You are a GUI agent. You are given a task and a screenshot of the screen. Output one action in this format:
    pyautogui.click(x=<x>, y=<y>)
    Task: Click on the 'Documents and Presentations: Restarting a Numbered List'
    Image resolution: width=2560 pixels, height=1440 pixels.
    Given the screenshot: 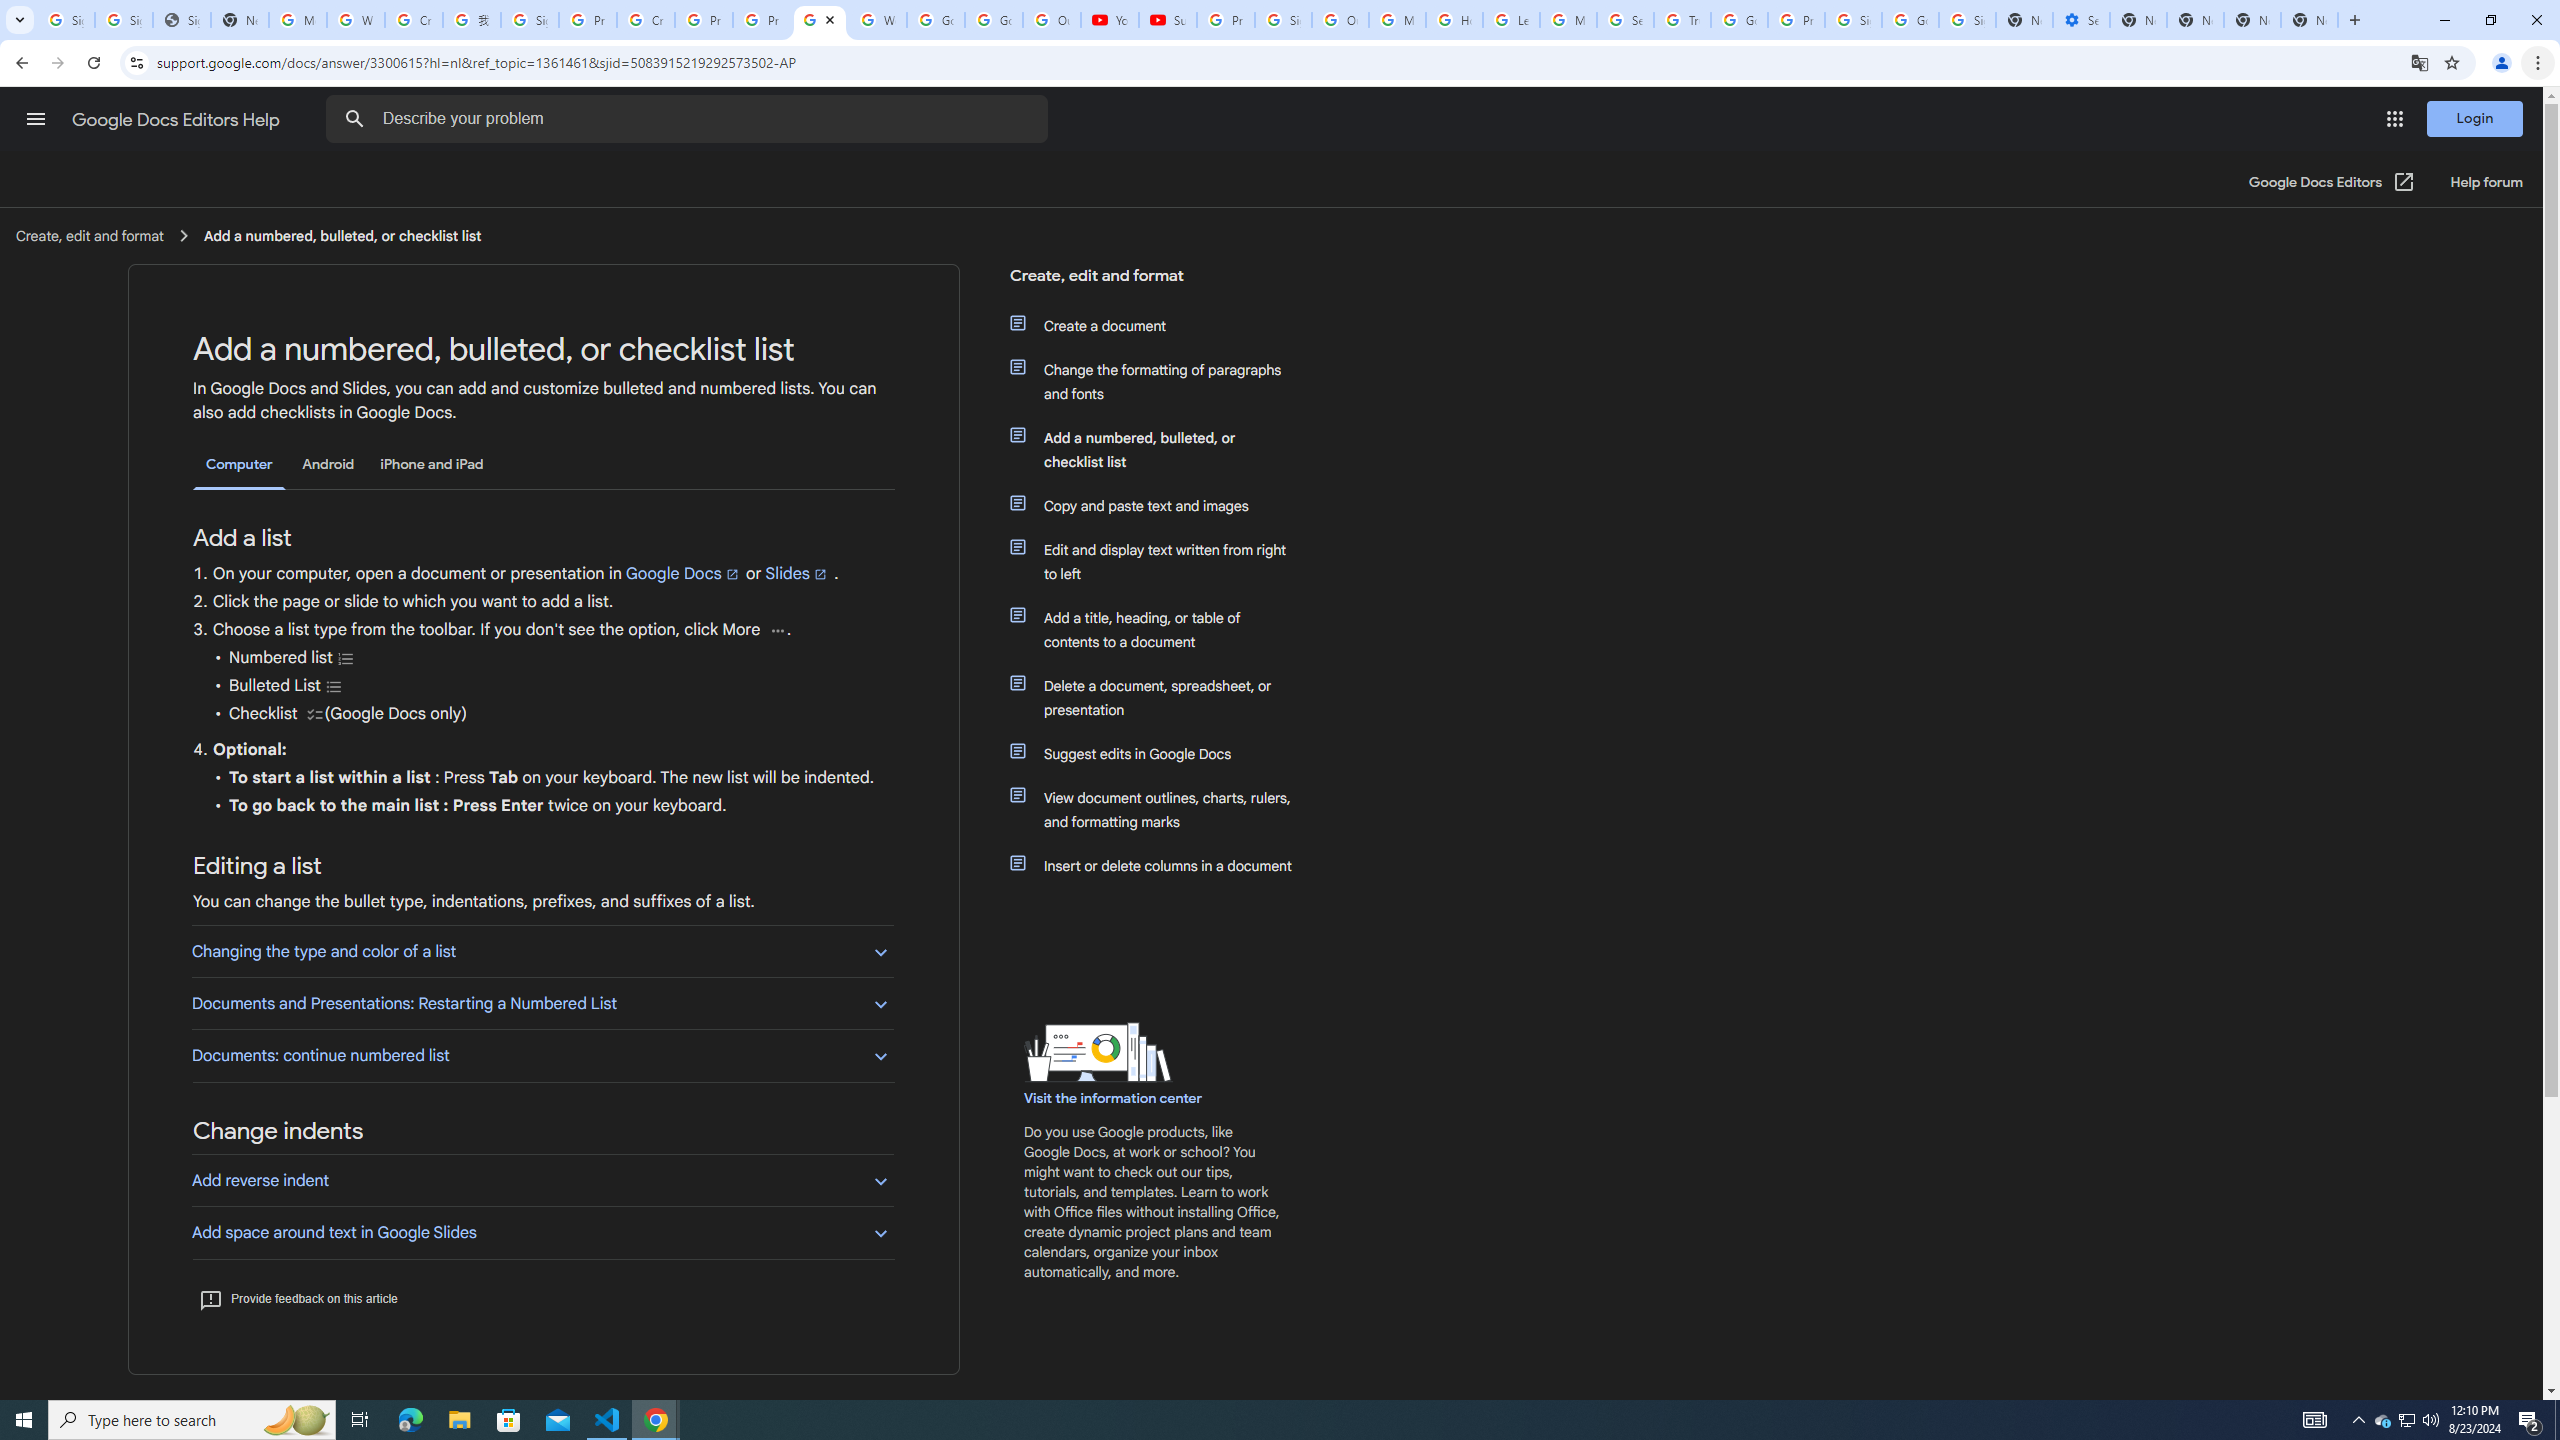 What is the action you would take?
    pyautogui.click(x=542, y=1002)
    